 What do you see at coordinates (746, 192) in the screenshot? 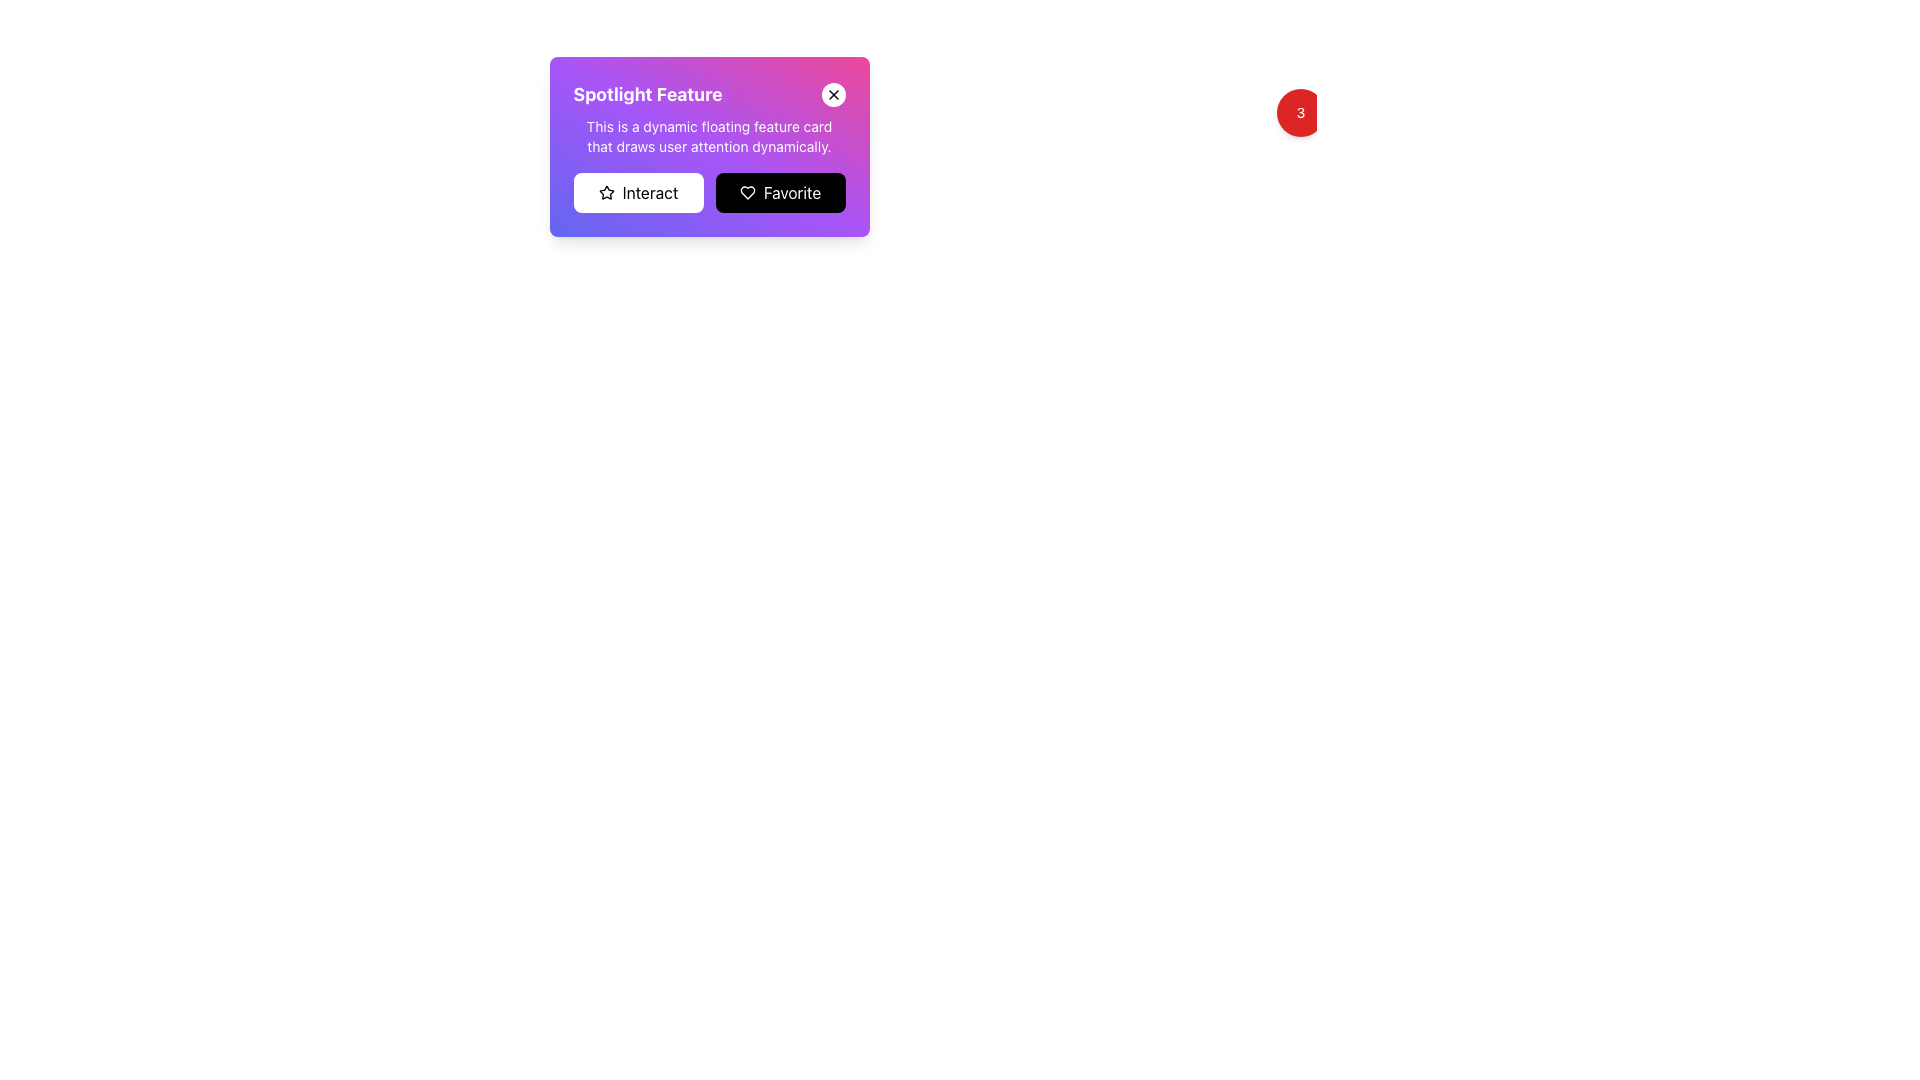
I see `the heart-shaped icon within the Favorite button to mark or unmark it as favorite` at bounding box center [746, 192].